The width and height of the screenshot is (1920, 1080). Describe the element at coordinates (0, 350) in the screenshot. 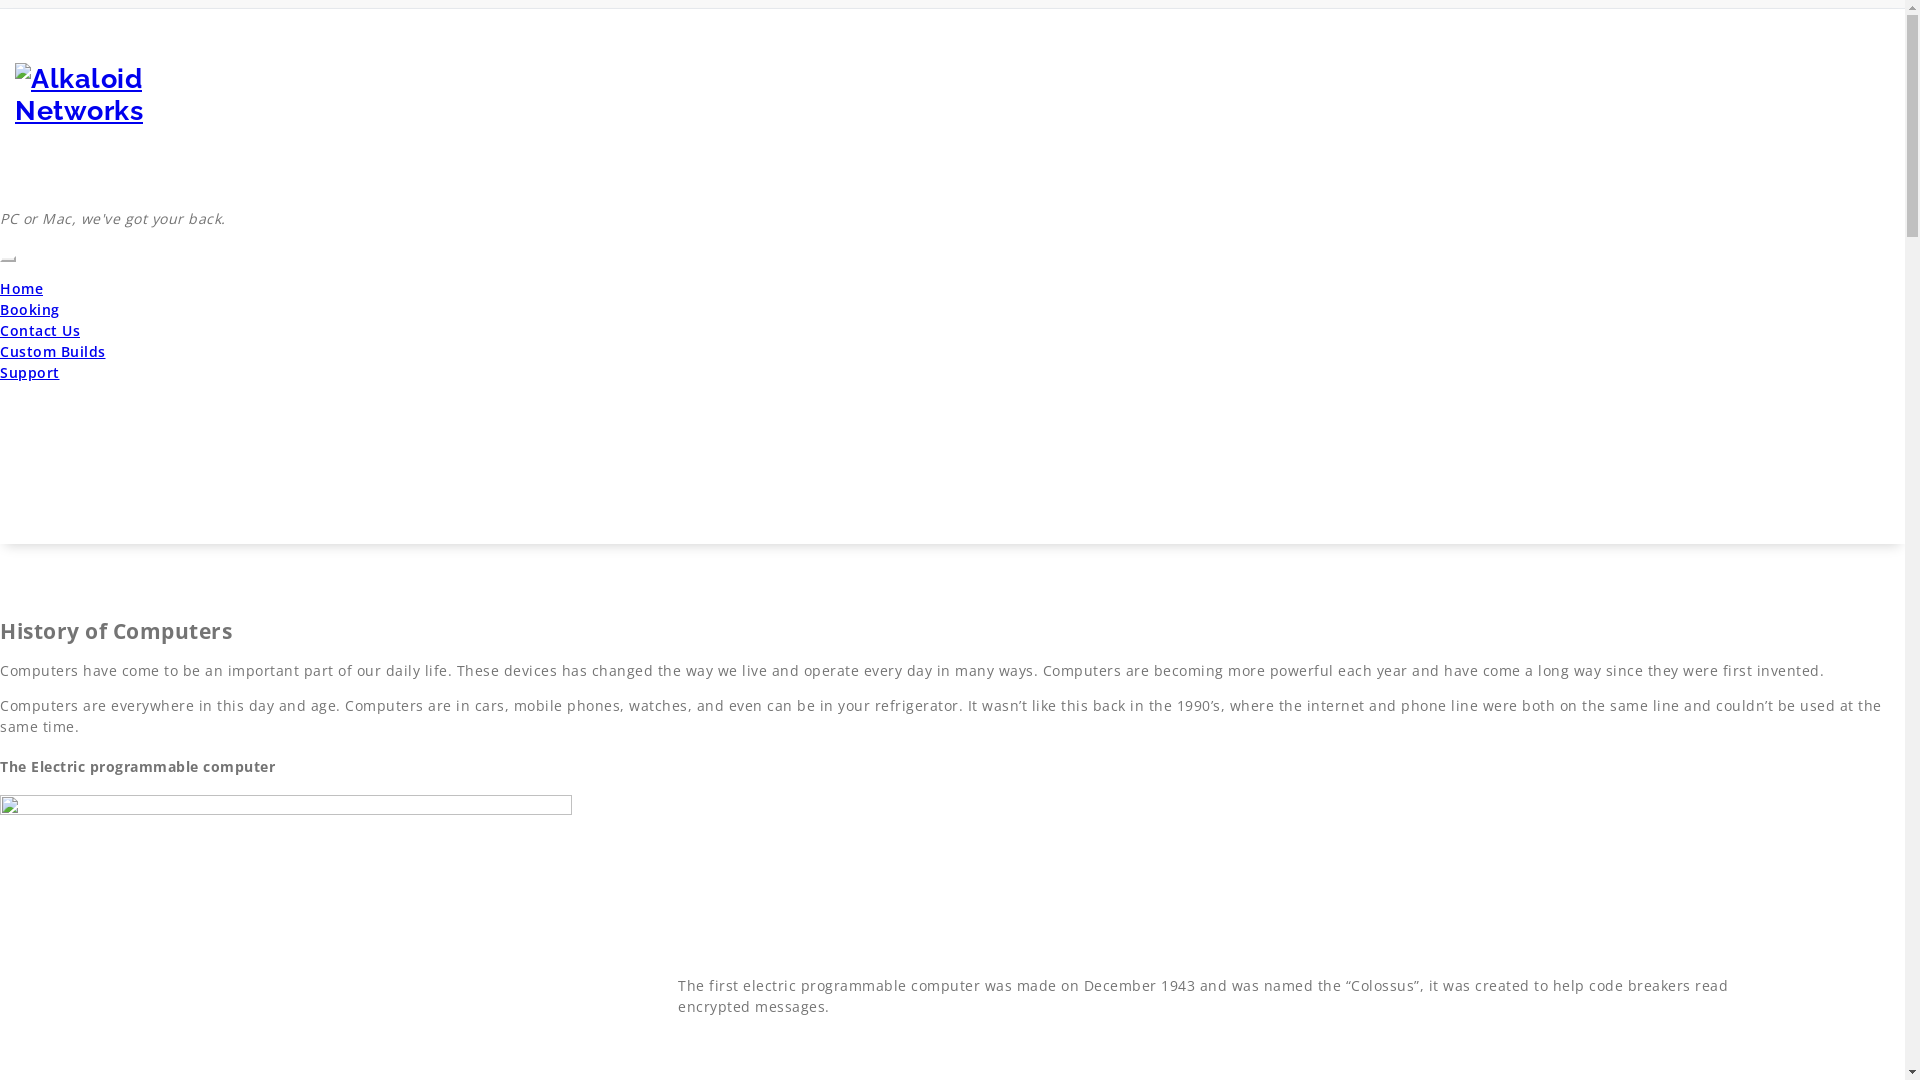

I see `'Custom Builds'` at that location.